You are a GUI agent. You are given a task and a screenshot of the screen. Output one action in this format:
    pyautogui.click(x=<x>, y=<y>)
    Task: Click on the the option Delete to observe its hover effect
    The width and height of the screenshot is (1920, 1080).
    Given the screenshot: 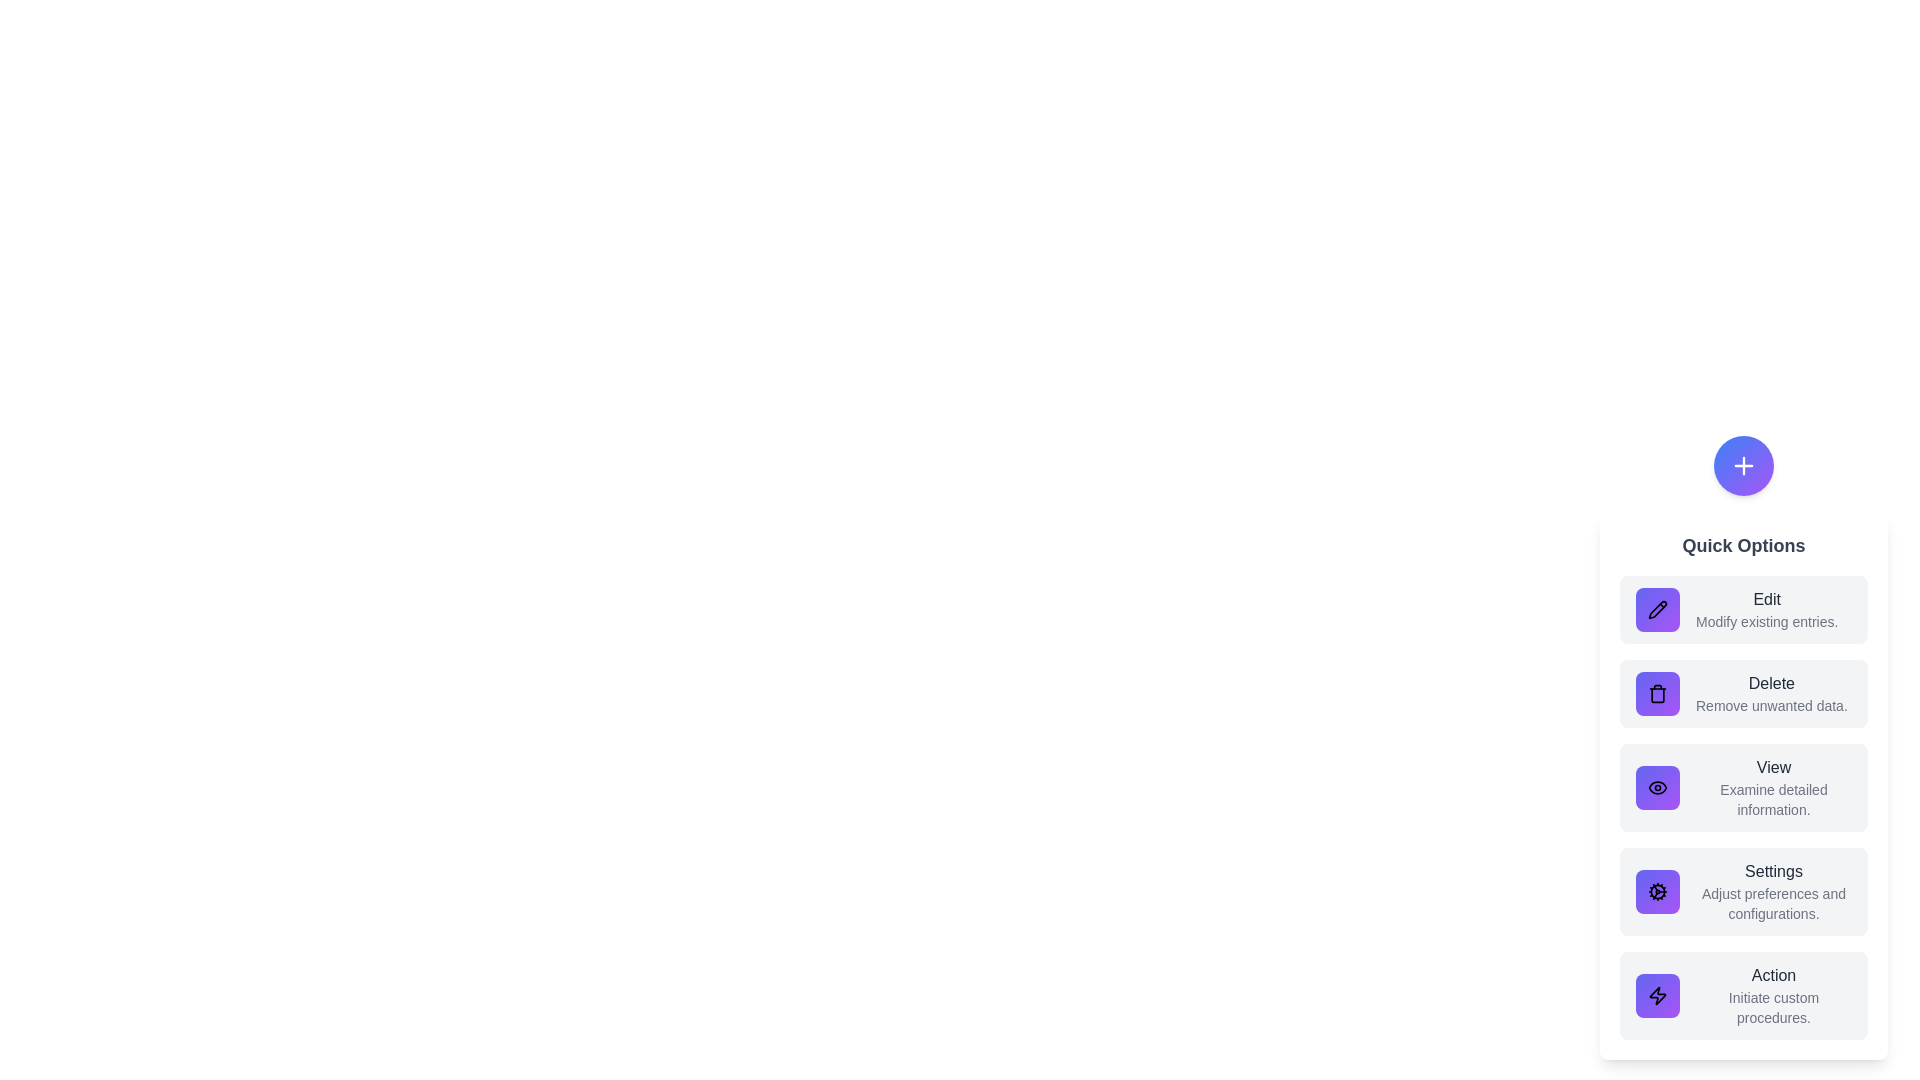 What is the action you would take?
    pyautogui.click(x=1742, y=693)
    